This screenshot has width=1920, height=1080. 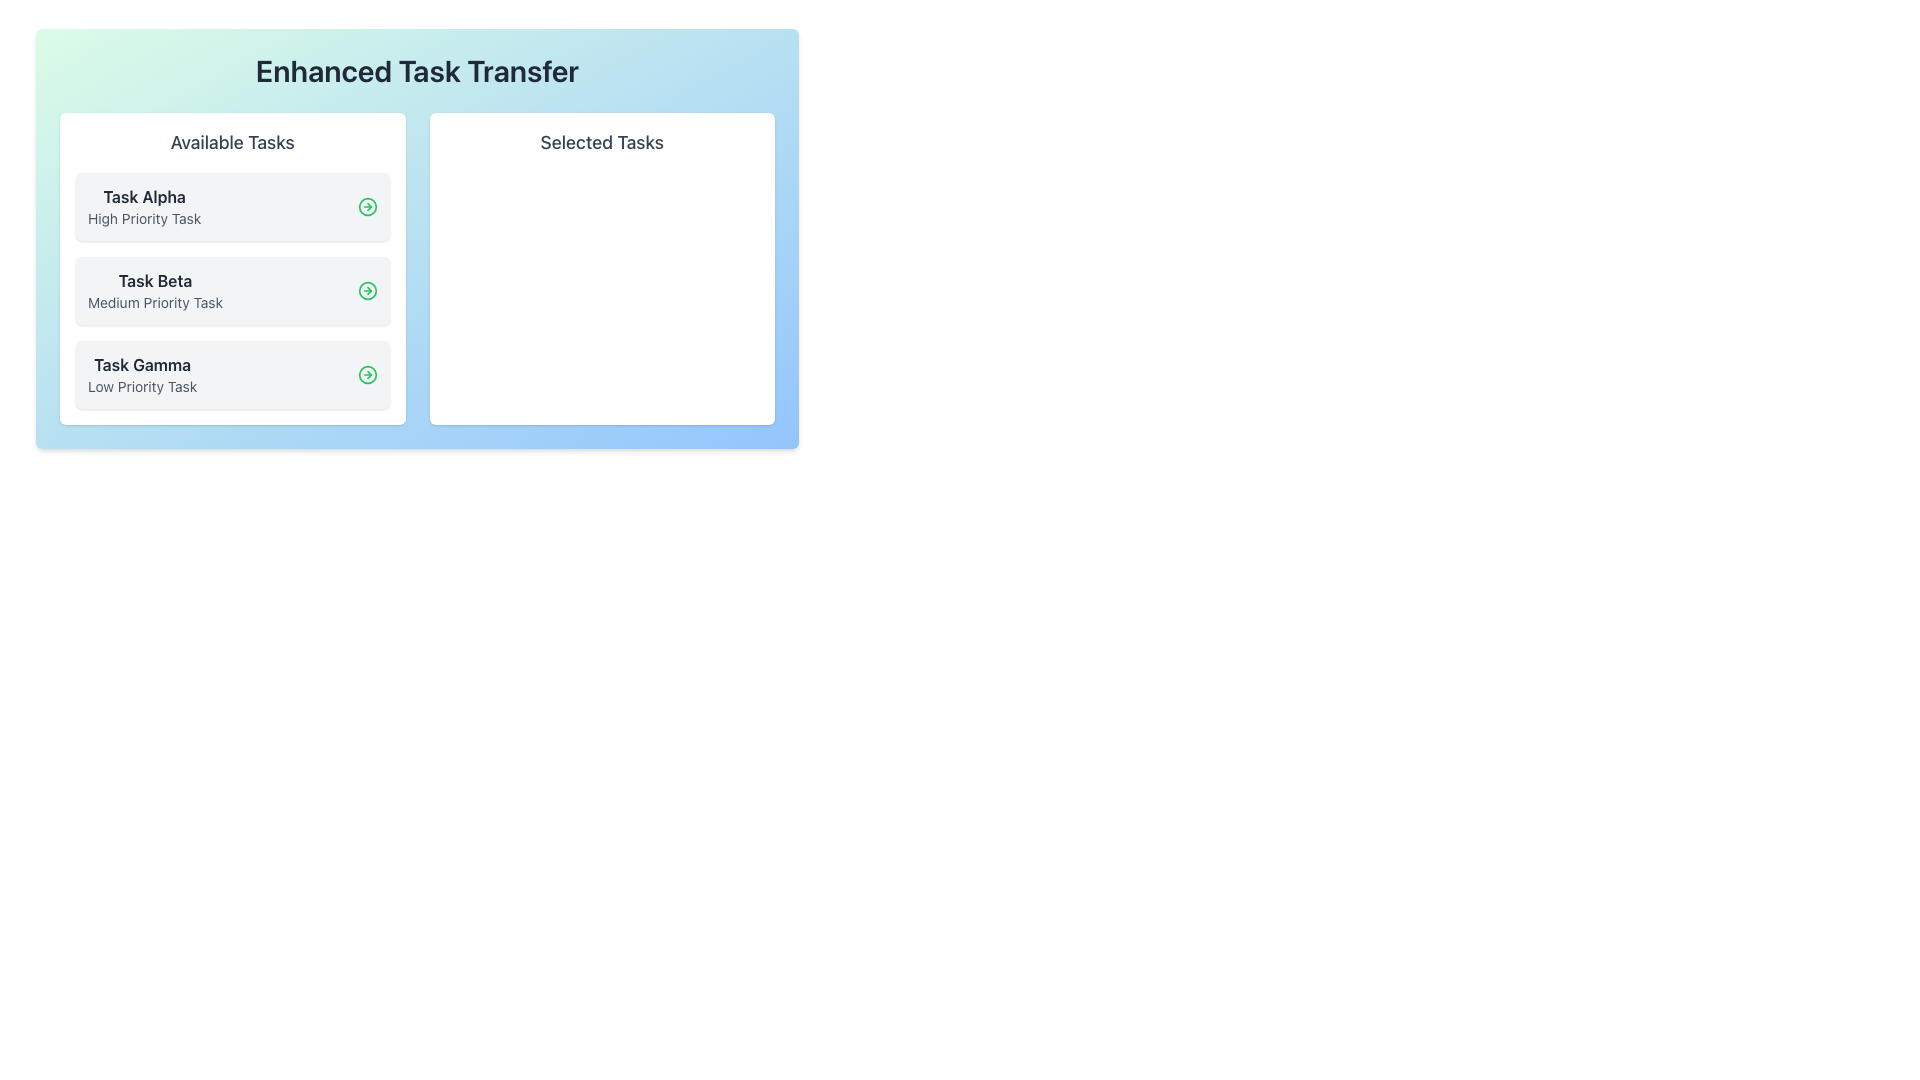 What do you see at coordinates (143, 219) in the screenshot?
I see `the descriptive Label indicating high priority for 'Task Alpha', located below the task title in the 'Available Tasks' section` at bounding box center [143, 219].